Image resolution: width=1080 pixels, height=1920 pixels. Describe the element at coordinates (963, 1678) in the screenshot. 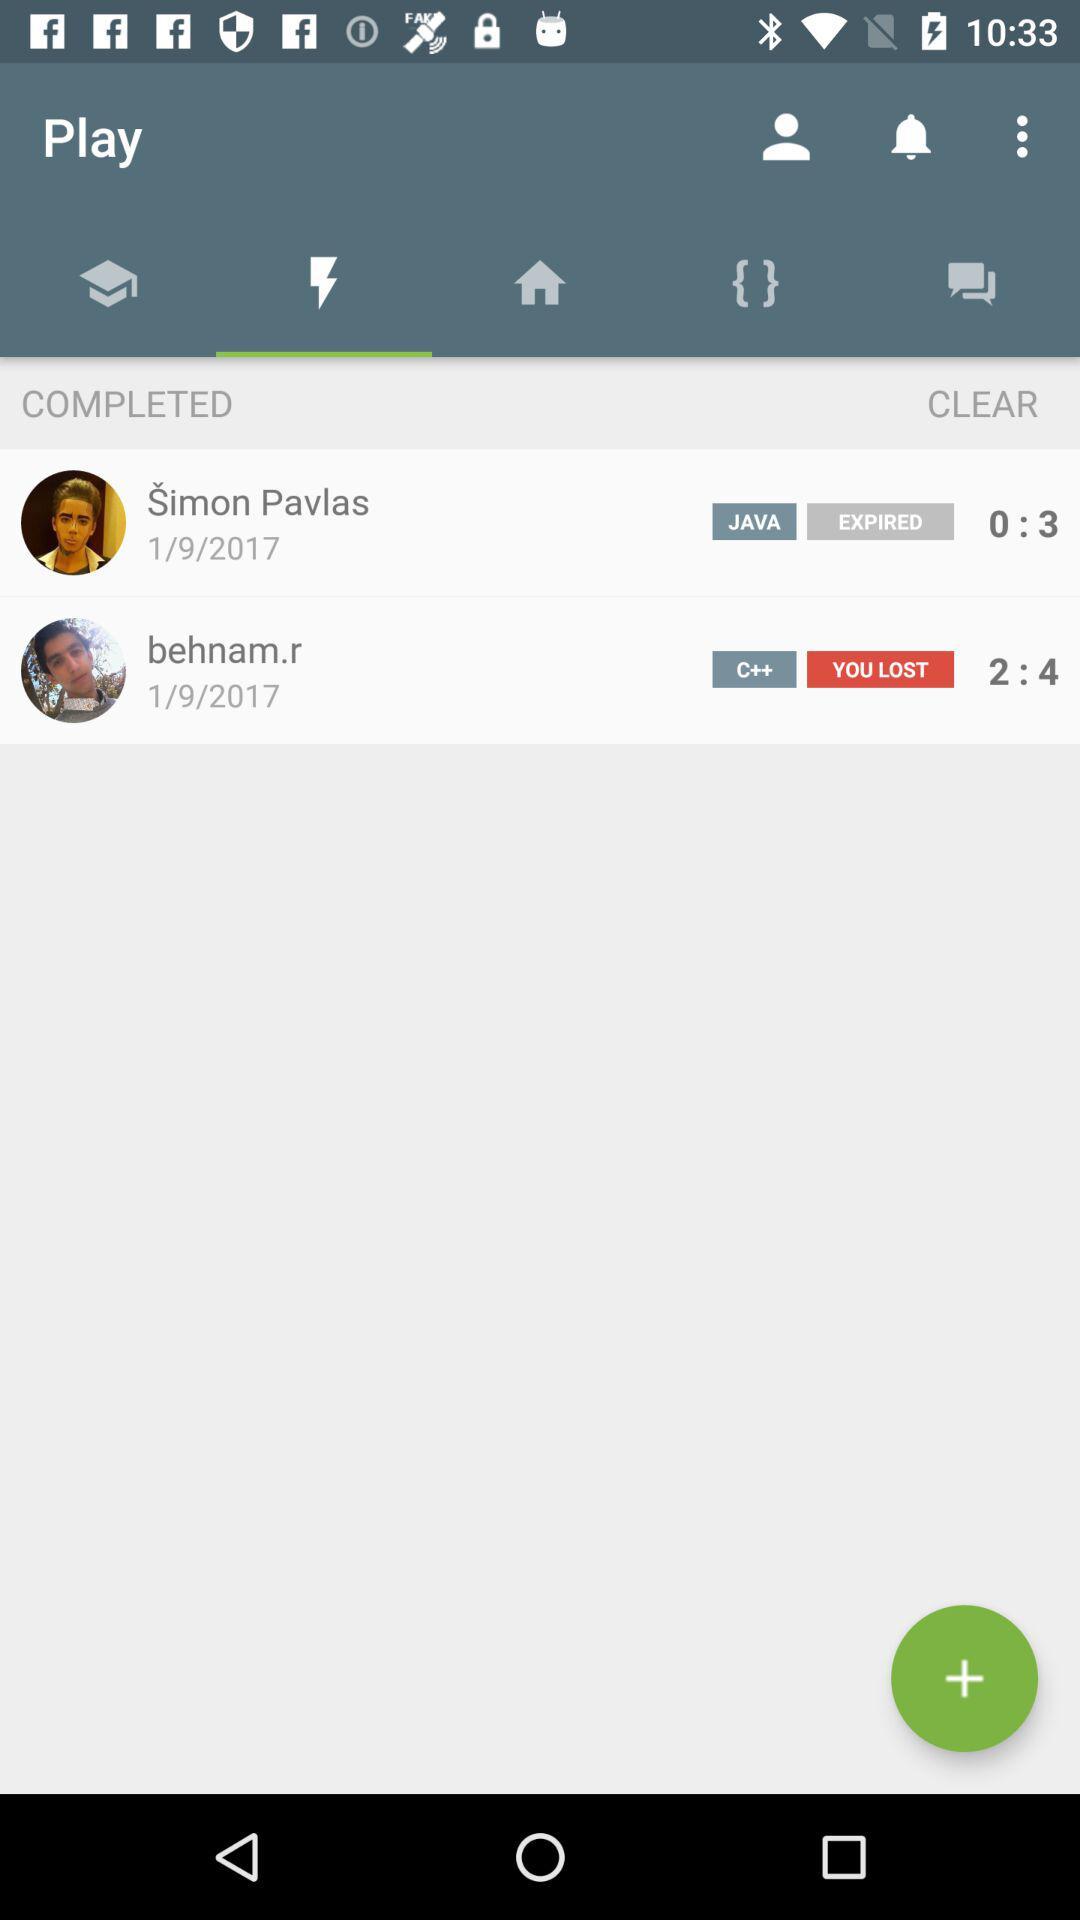

I see `a line of new codes` at that location.